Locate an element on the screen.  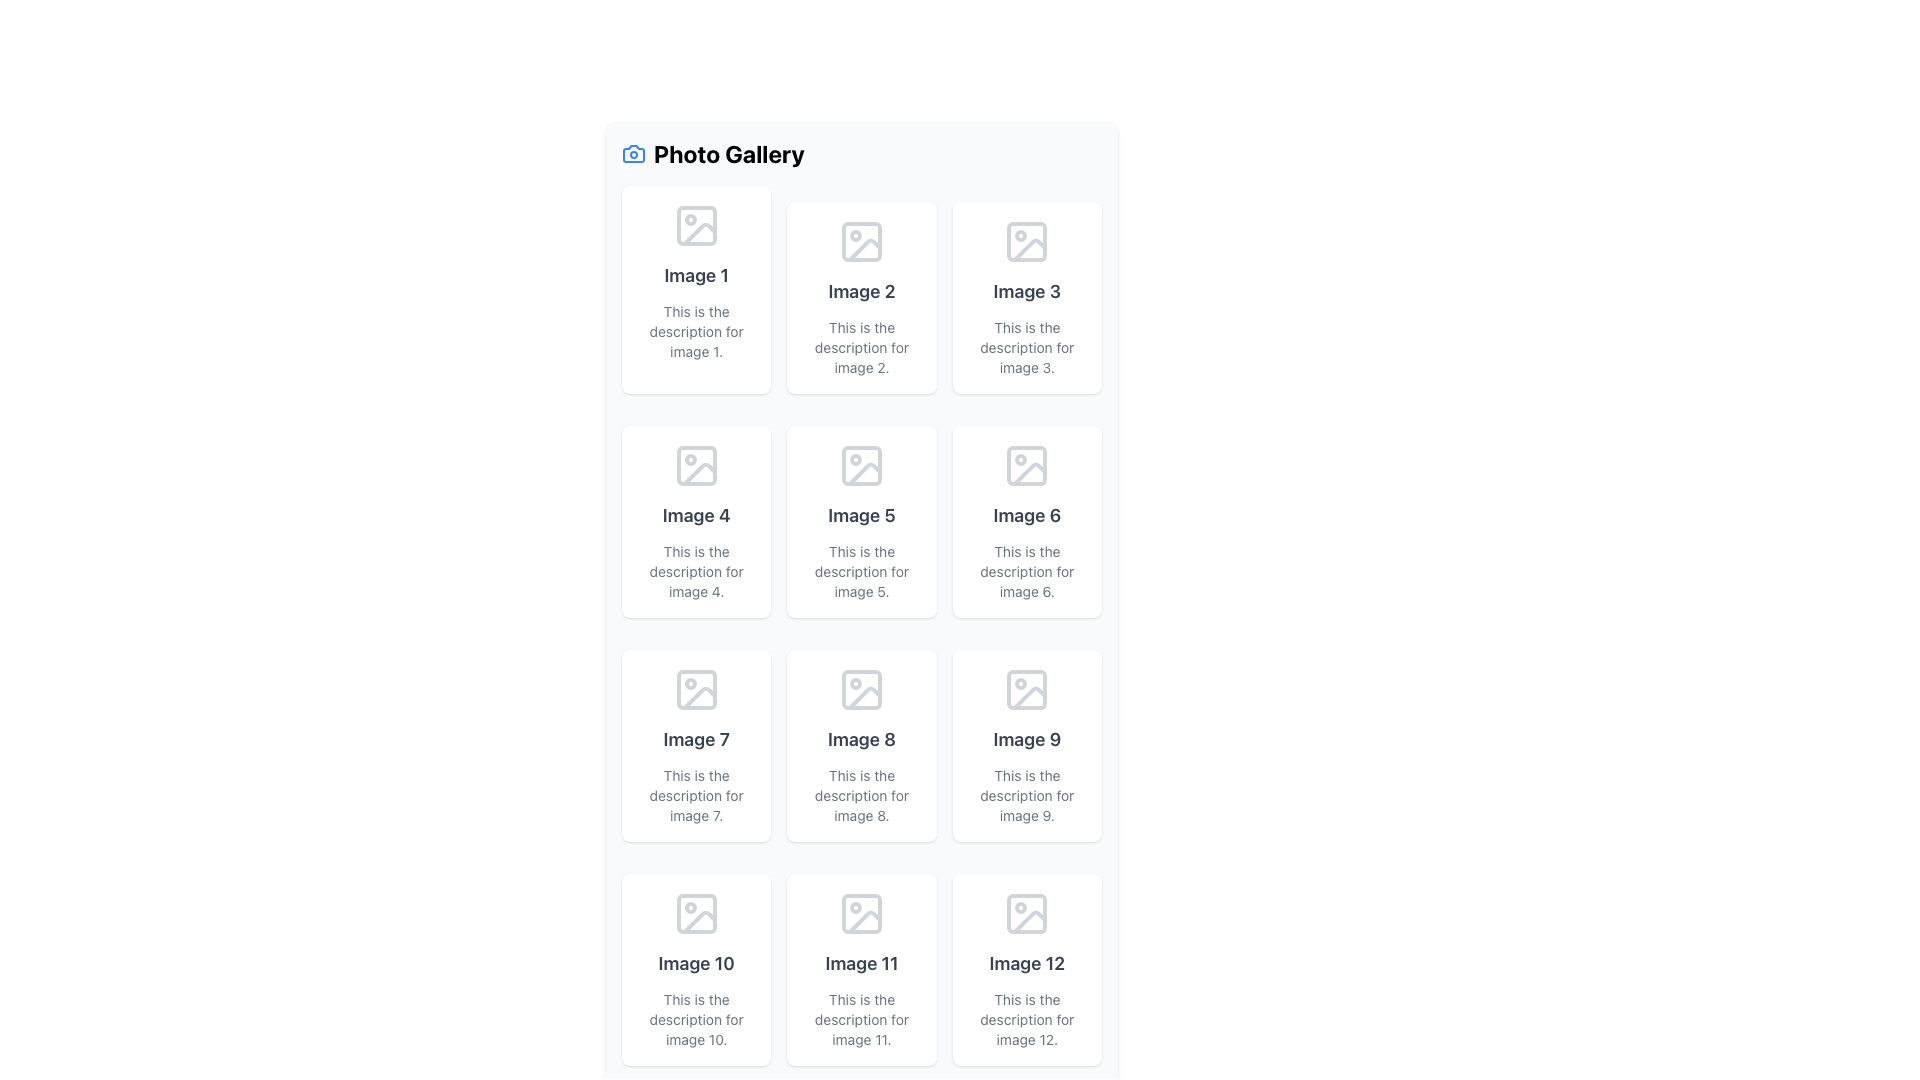
the heading label that serves as the title of the eleventh image in the gallery, located in the fourth row, second column of the grid layout is located at coordinates (861, 963).